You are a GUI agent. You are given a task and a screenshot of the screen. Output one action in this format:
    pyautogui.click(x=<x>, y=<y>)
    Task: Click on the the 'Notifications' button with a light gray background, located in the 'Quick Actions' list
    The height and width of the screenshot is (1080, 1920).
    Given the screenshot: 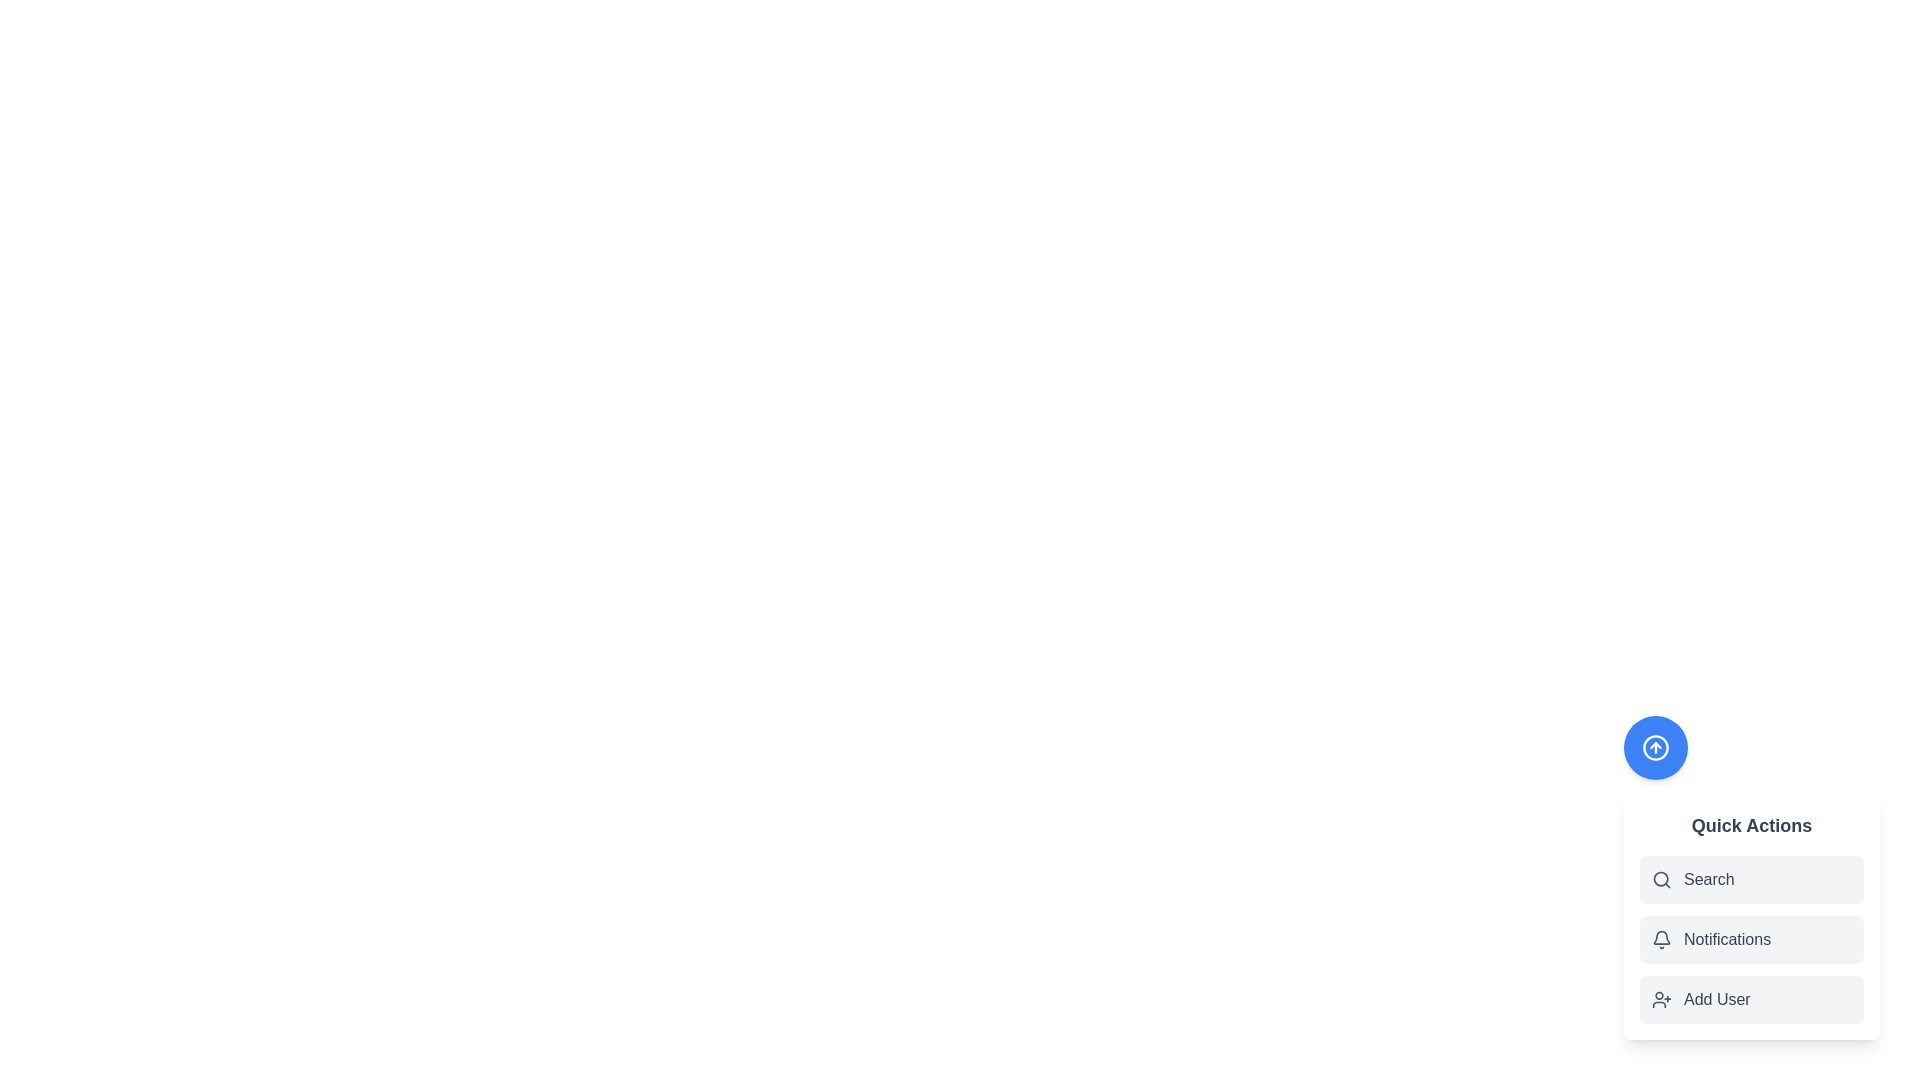 What is the action you would take?
    pyautogui.click(x=1751, y=940)
    